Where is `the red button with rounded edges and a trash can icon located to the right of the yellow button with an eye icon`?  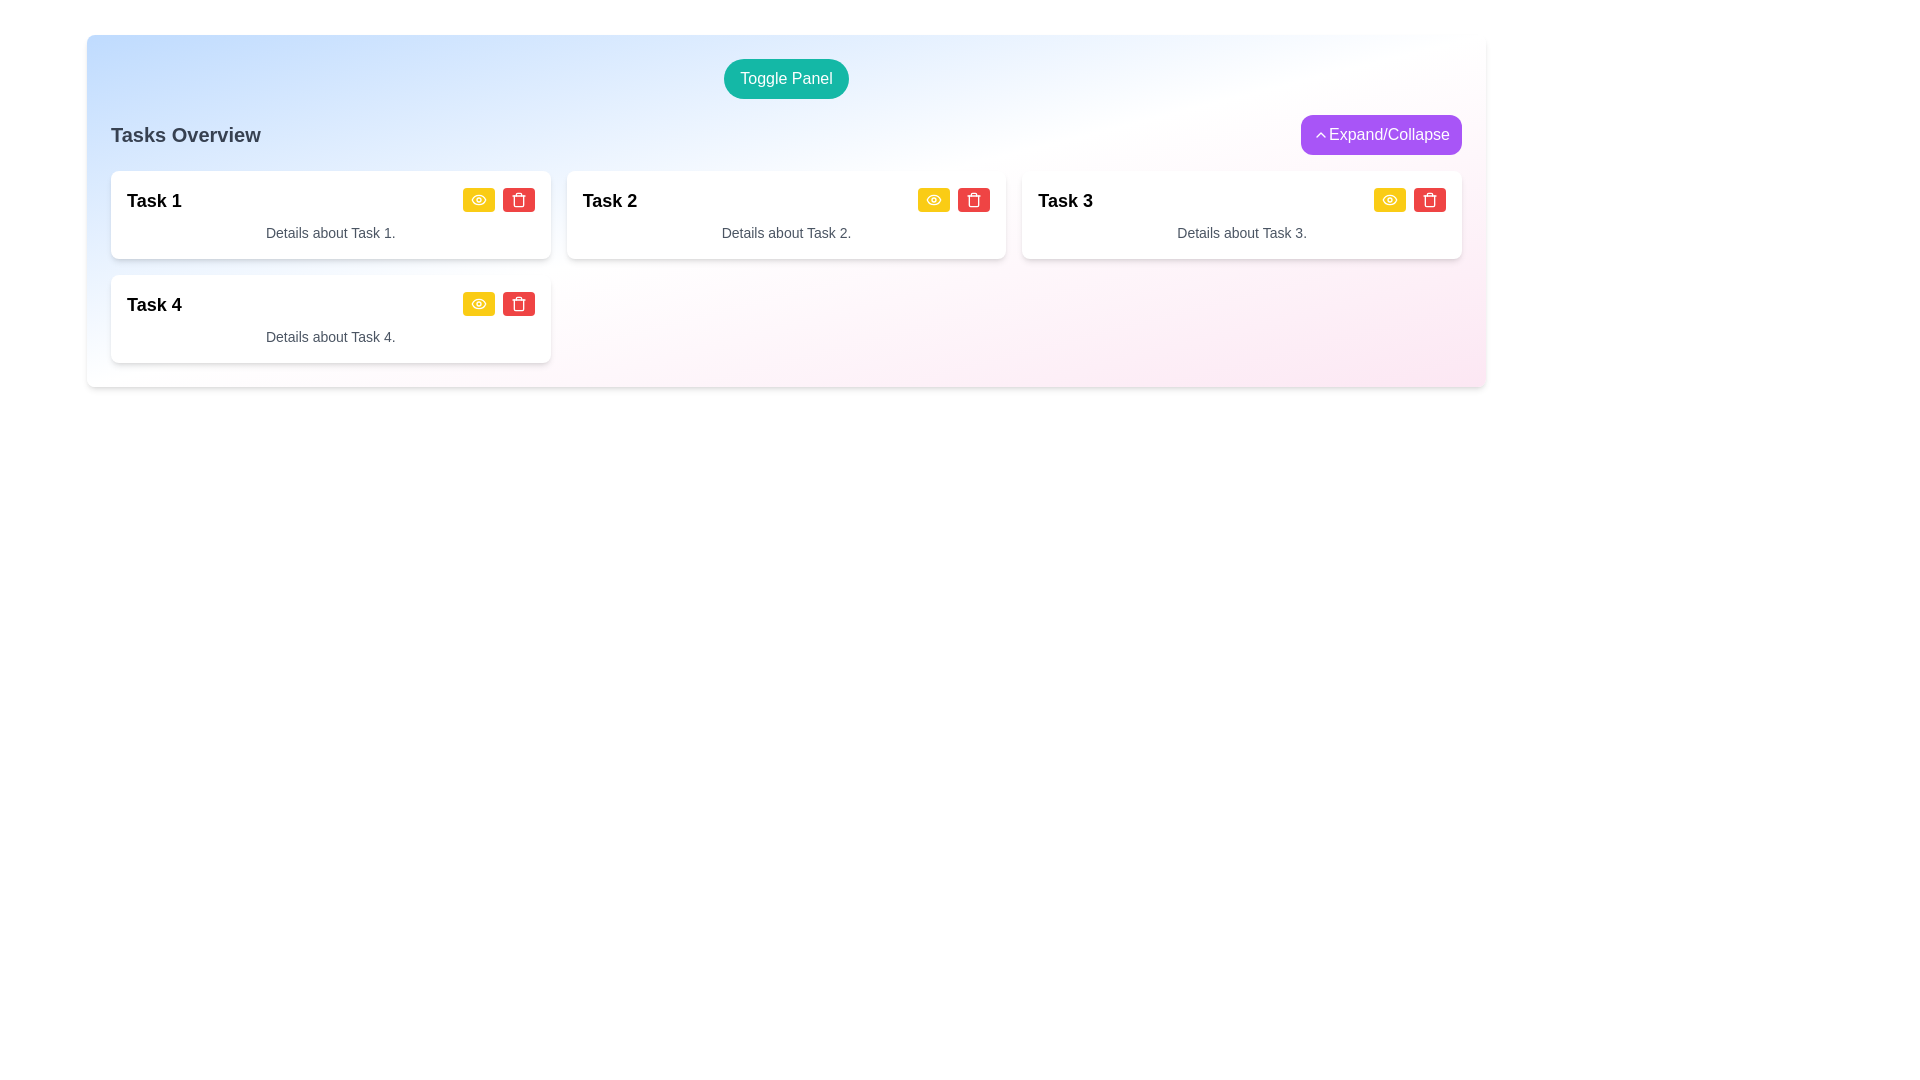 the red button with rounded edges and a trash can icon located to the right of the yellow button with an eye icon is located at coordinates (518, 199).